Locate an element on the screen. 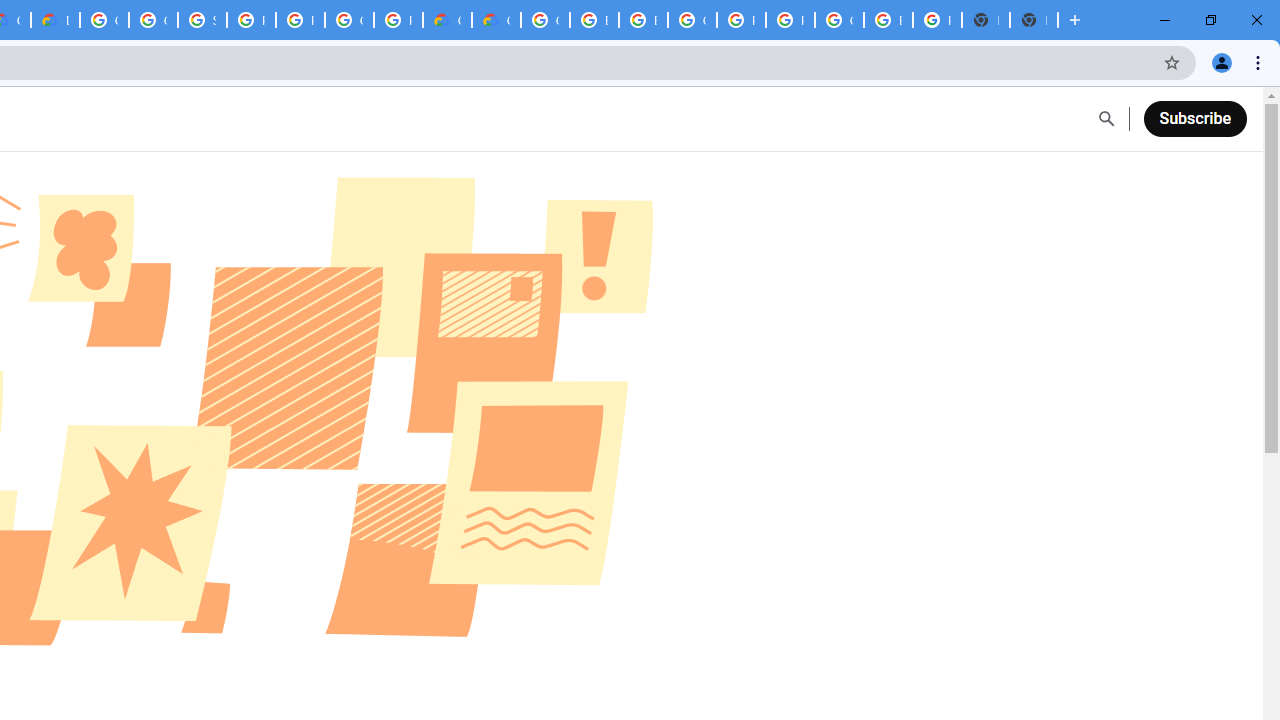 The image size is (1280, 720). 'Browse Chrome as a guest - Computer - Google Chrome Help' is located at coordinates (593, 20).